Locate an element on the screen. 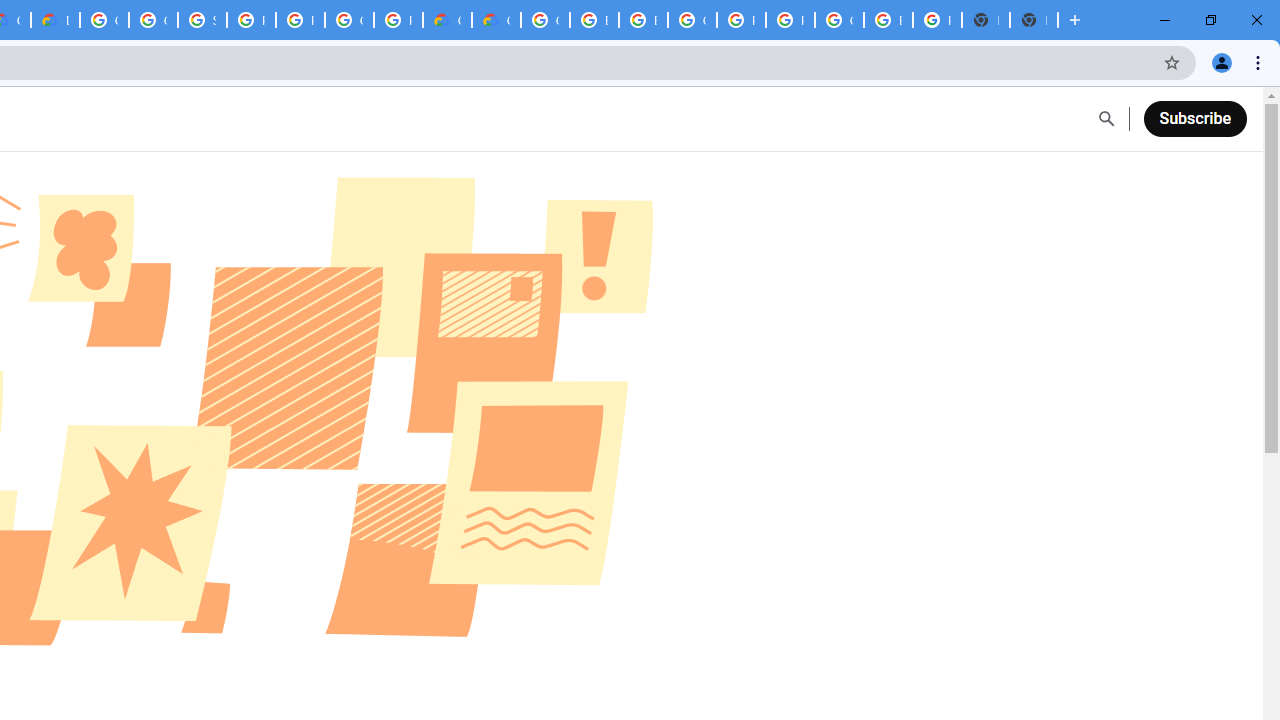 The image size is (1280, 720). 'Browse Chrome as a guest - Computer - Google Chrome Help' is located at coordinates (593, 20).